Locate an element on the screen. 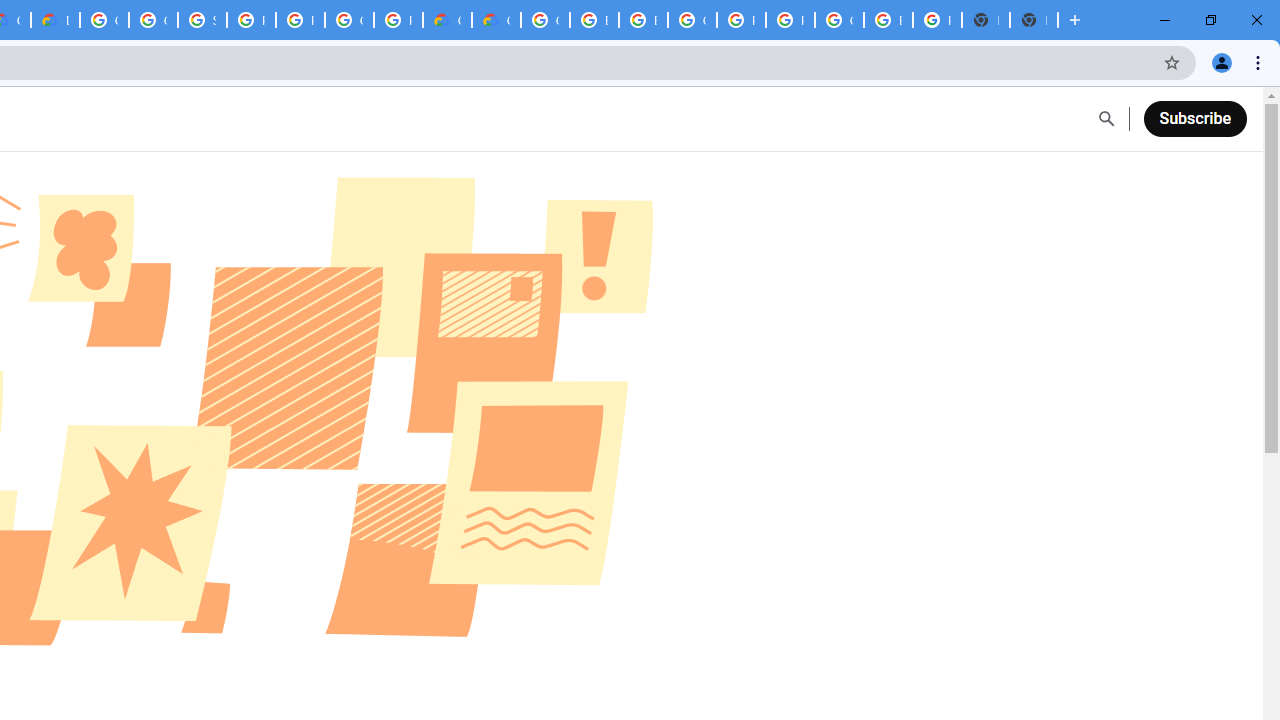 The image size is (1280, 720). 'Browse Chrome as a guest - Computer - Google Chrome Help' is located at coordinates (593, 20).